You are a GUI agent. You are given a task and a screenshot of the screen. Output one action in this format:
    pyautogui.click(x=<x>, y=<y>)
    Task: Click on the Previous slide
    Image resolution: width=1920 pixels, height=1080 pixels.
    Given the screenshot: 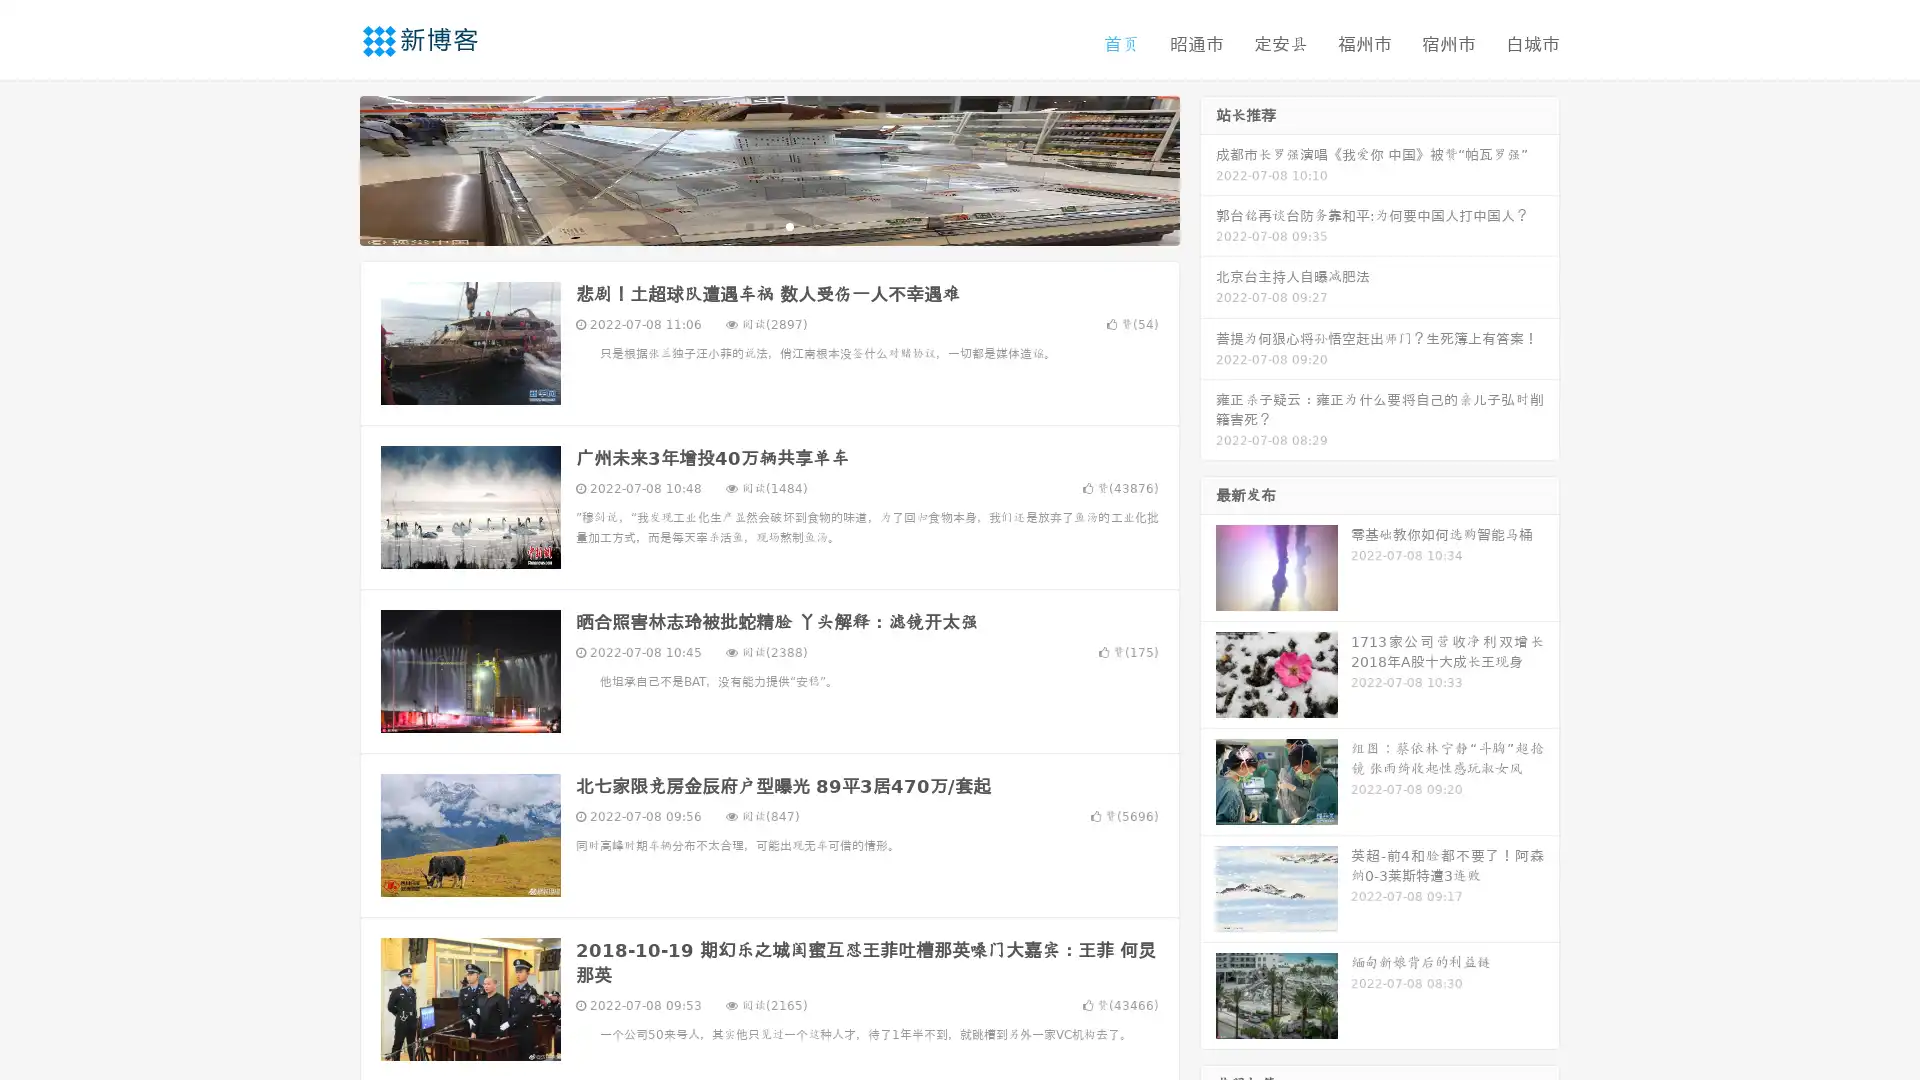 What is the action you would take?
    pyautogui.click(x=330, y=168)
    